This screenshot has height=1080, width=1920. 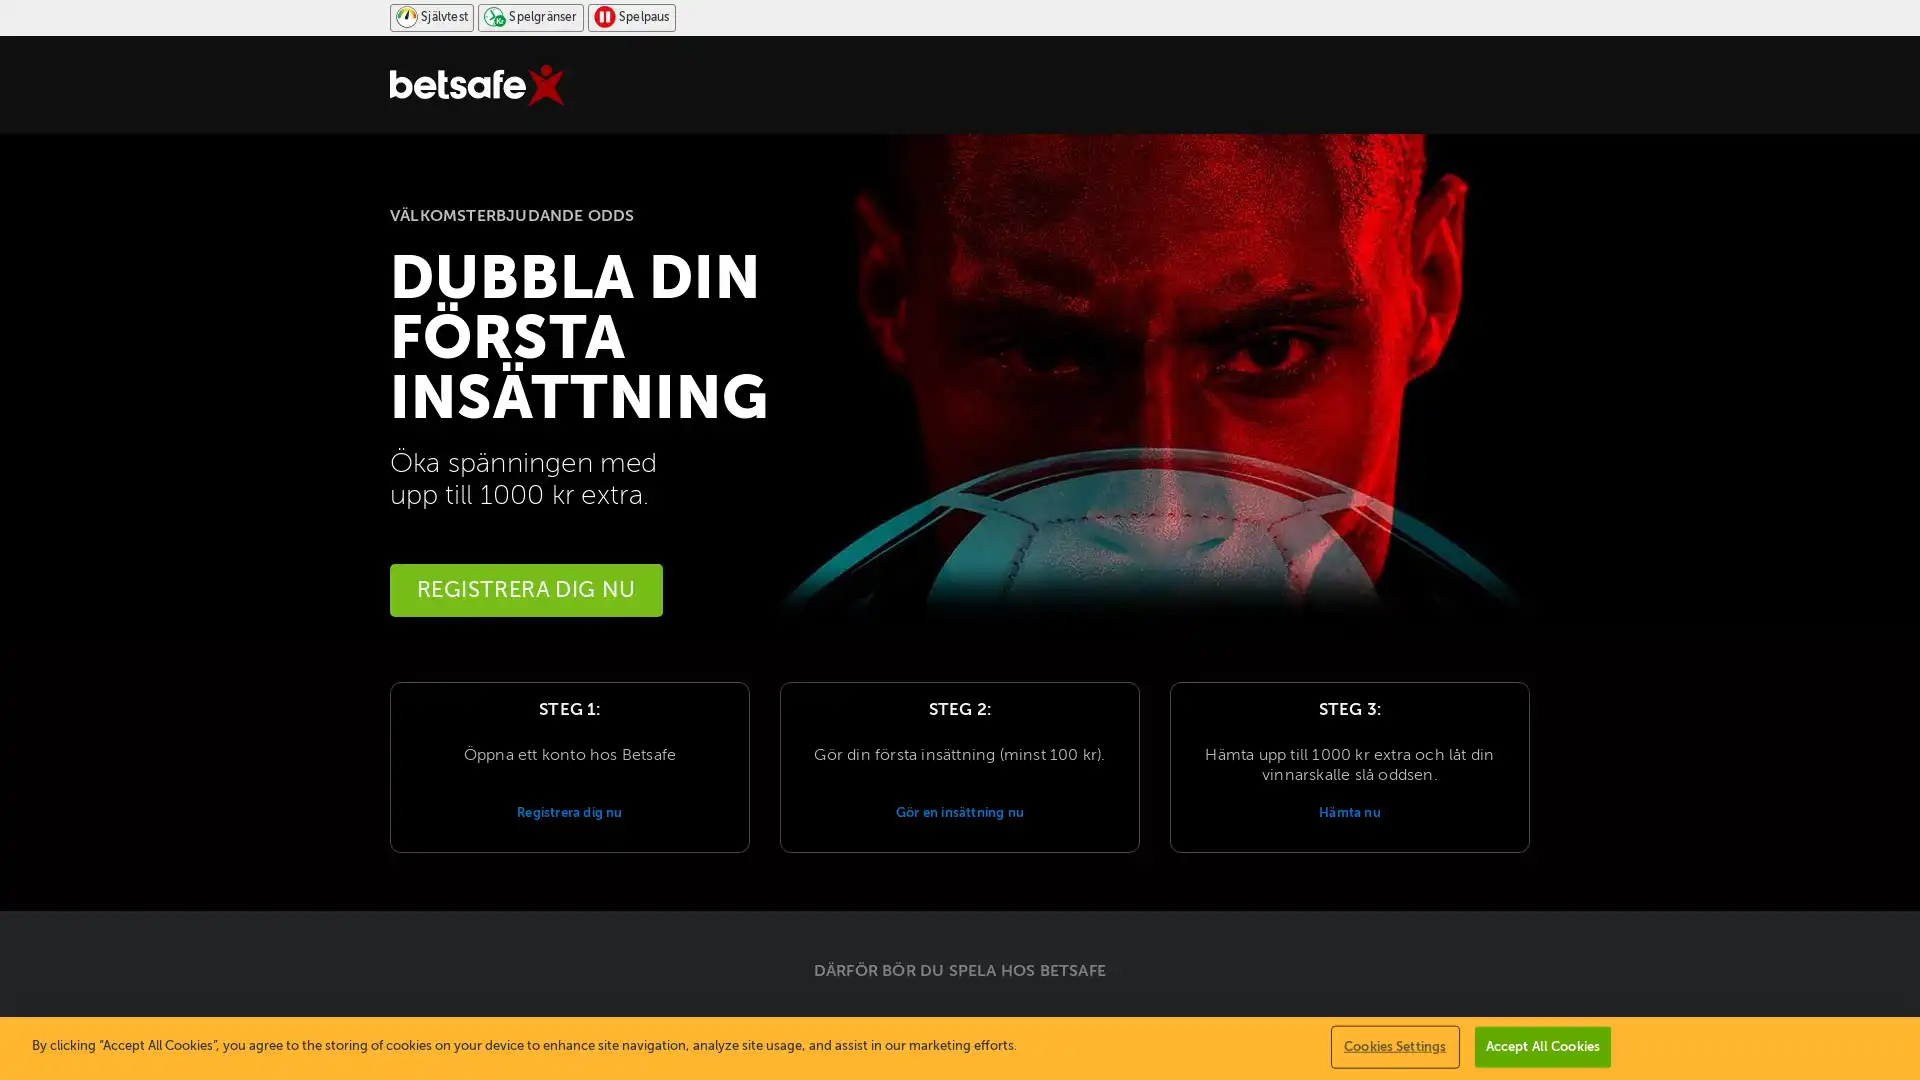 What do you see at coordinates (1393, 1045) in the screenshot?
I see `Cookies Settings` at bounding box center [1393, 1045].